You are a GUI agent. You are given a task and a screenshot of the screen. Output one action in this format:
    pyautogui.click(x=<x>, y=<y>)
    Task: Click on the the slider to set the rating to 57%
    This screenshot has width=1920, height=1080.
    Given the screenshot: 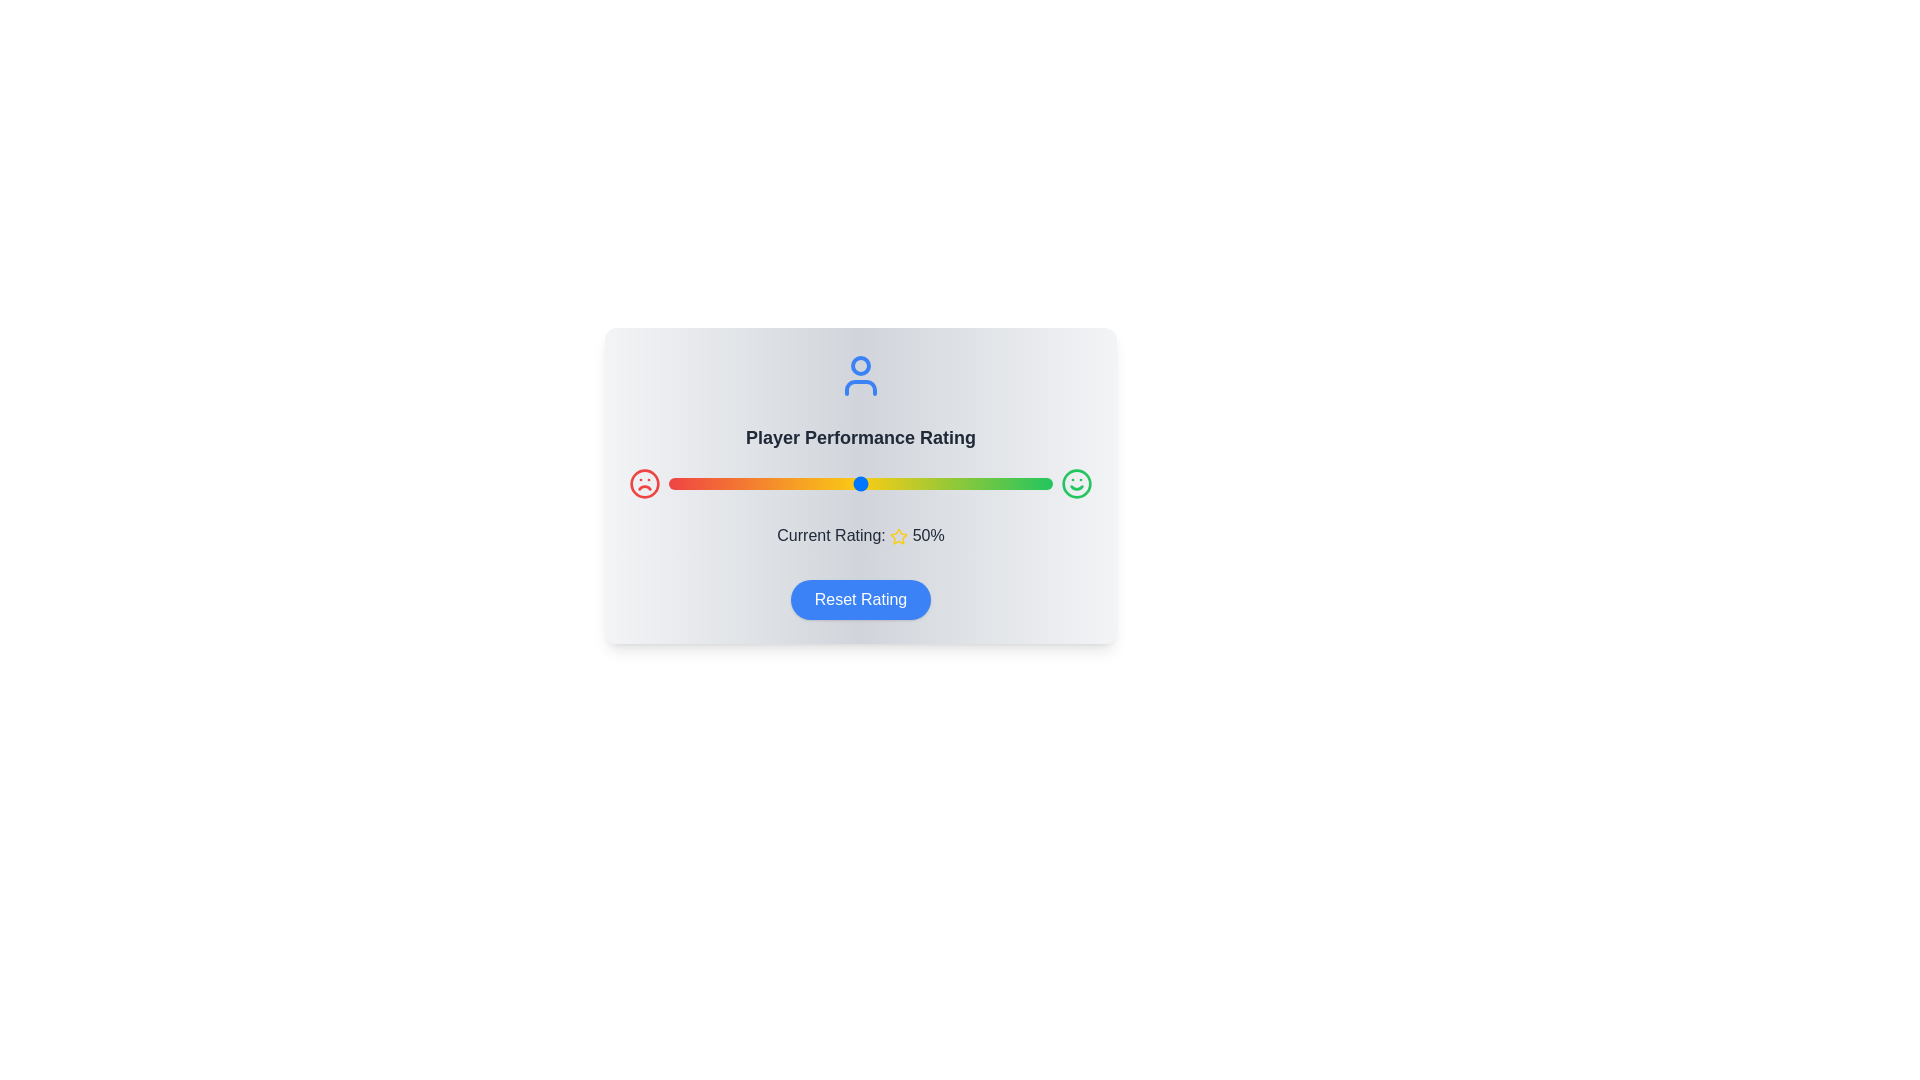 What is the action you would take?
    pyautogui.click(x=886, y=483)
    